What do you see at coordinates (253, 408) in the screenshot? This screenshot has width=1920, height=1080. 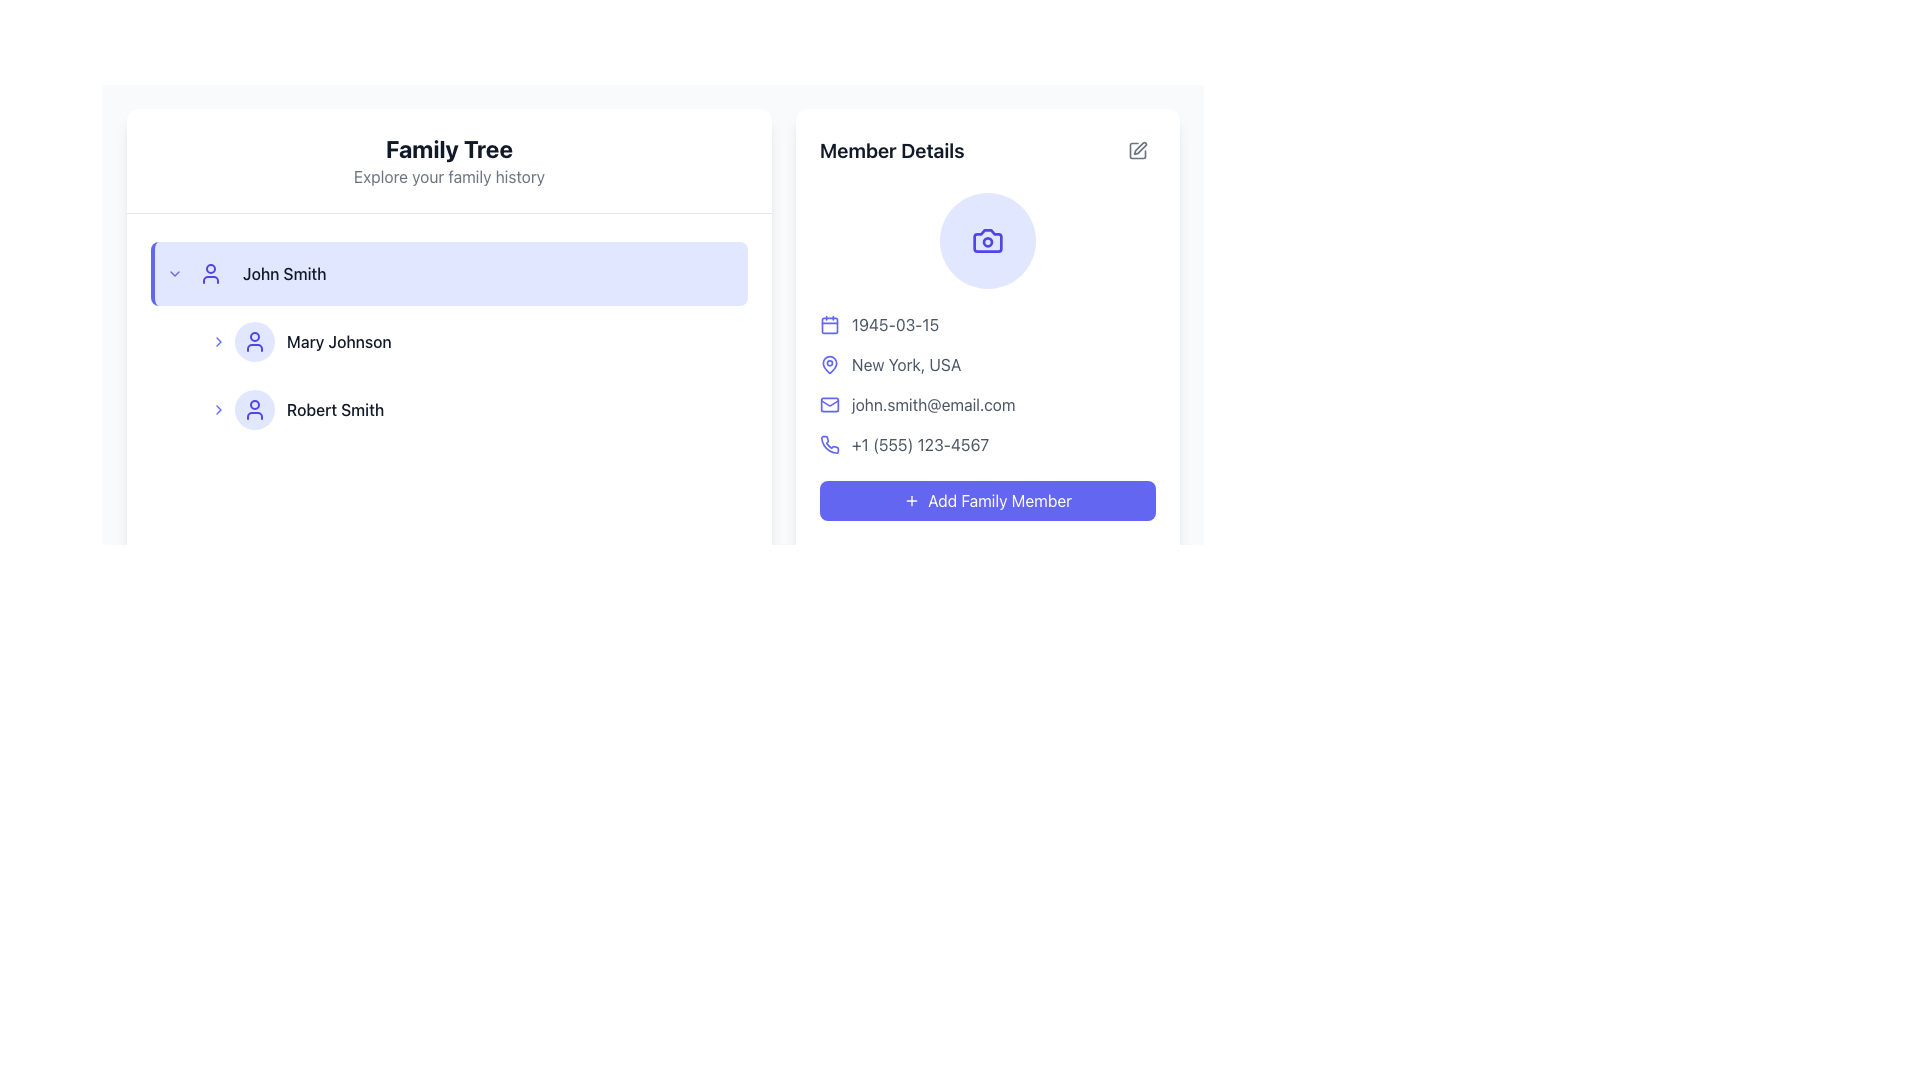 I see `the circular user icon with a silhouette in indigo colors located in the left panel under the 'Family Tree' section, adjacent to the 'Robert Smith' label` at bounding box center [253, 408].